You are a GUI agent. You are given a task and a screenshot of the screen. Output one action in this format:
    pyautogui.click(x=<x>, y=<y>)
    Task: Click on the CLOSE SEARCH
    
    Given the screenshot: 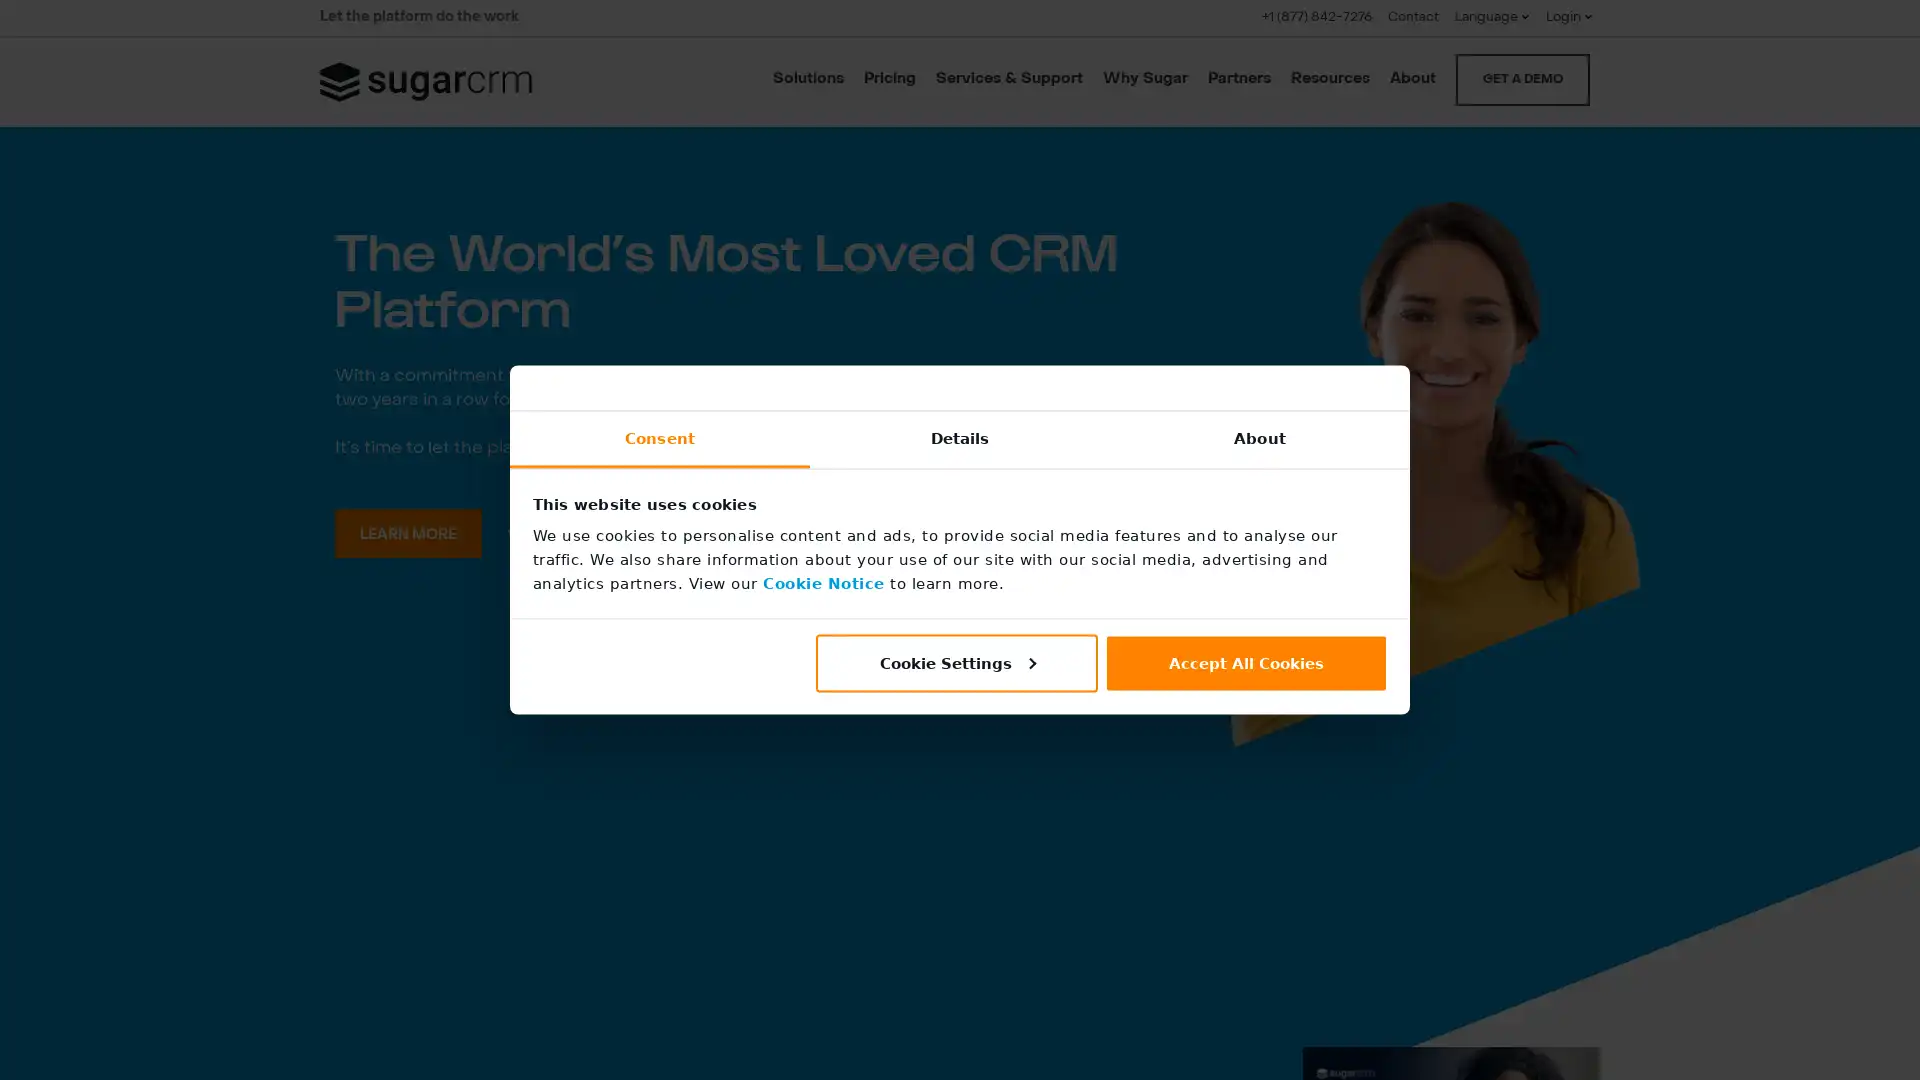 What is the action you would take?
    pyautogui.click(x=1896, y=95)
    